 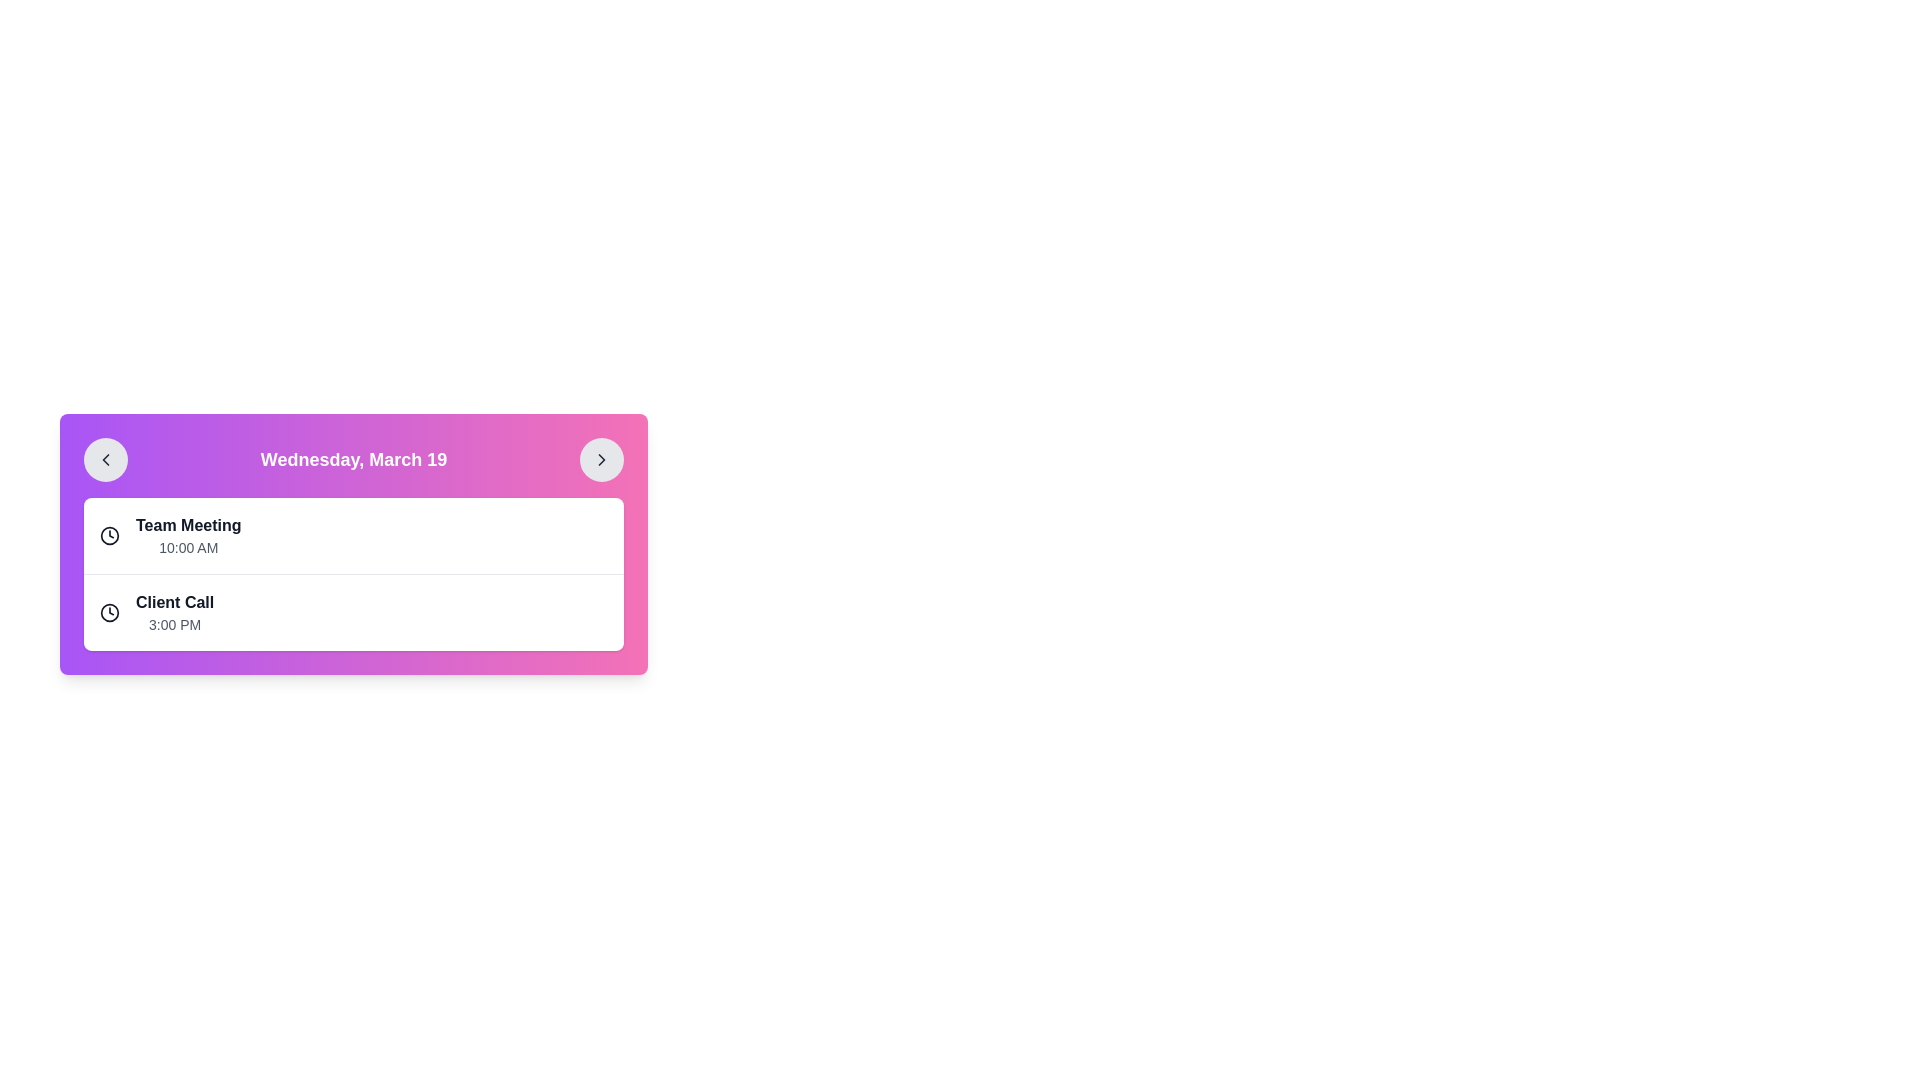 I want to click on the text label representing the event titled 'Client Call' scheduled at 3:00 PM, which is the second item listed under 'Wednesday, March 19' in the calendar panel, so click(x=175, y=612).